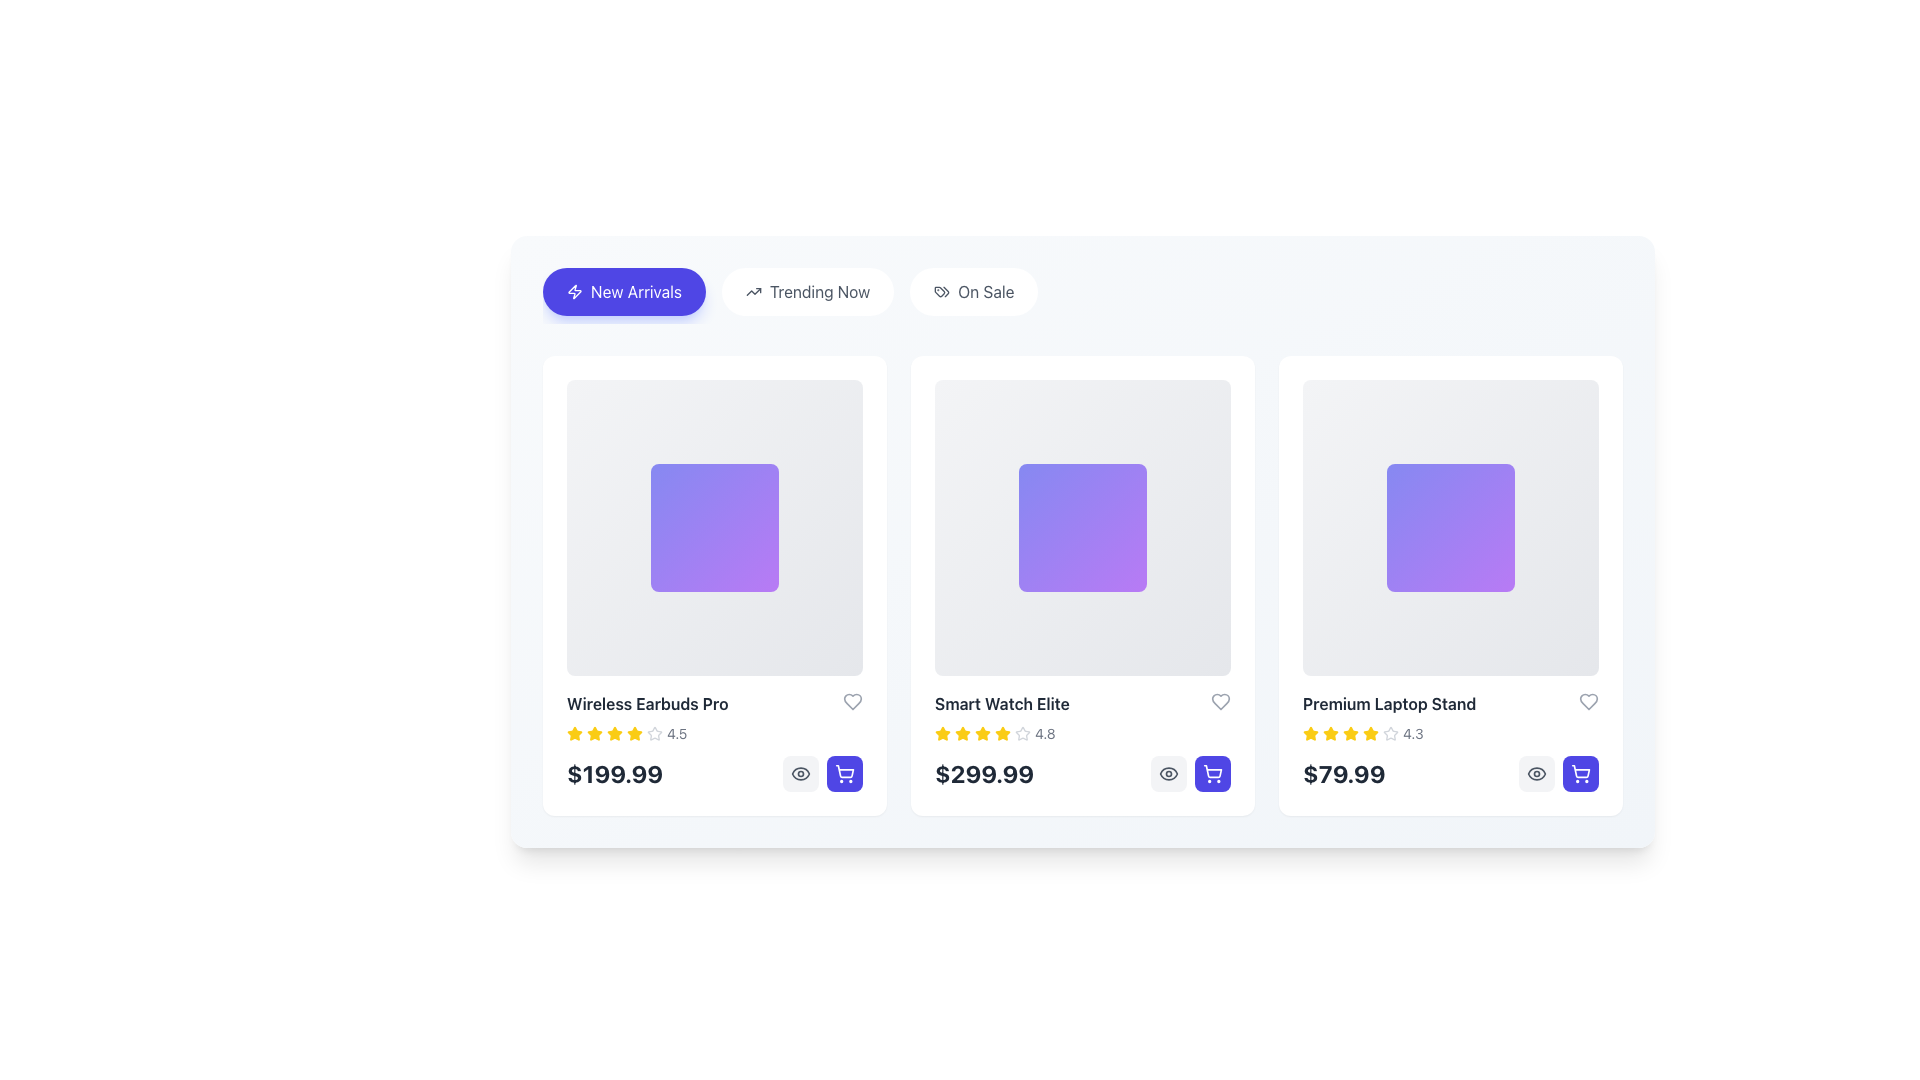  What do you see at coordinates (941, 292) in the screenshot?
I see `the decorative 'On Sale' icon located on the far left side of the 'On Sale' button` at bounding box center [941, 292].